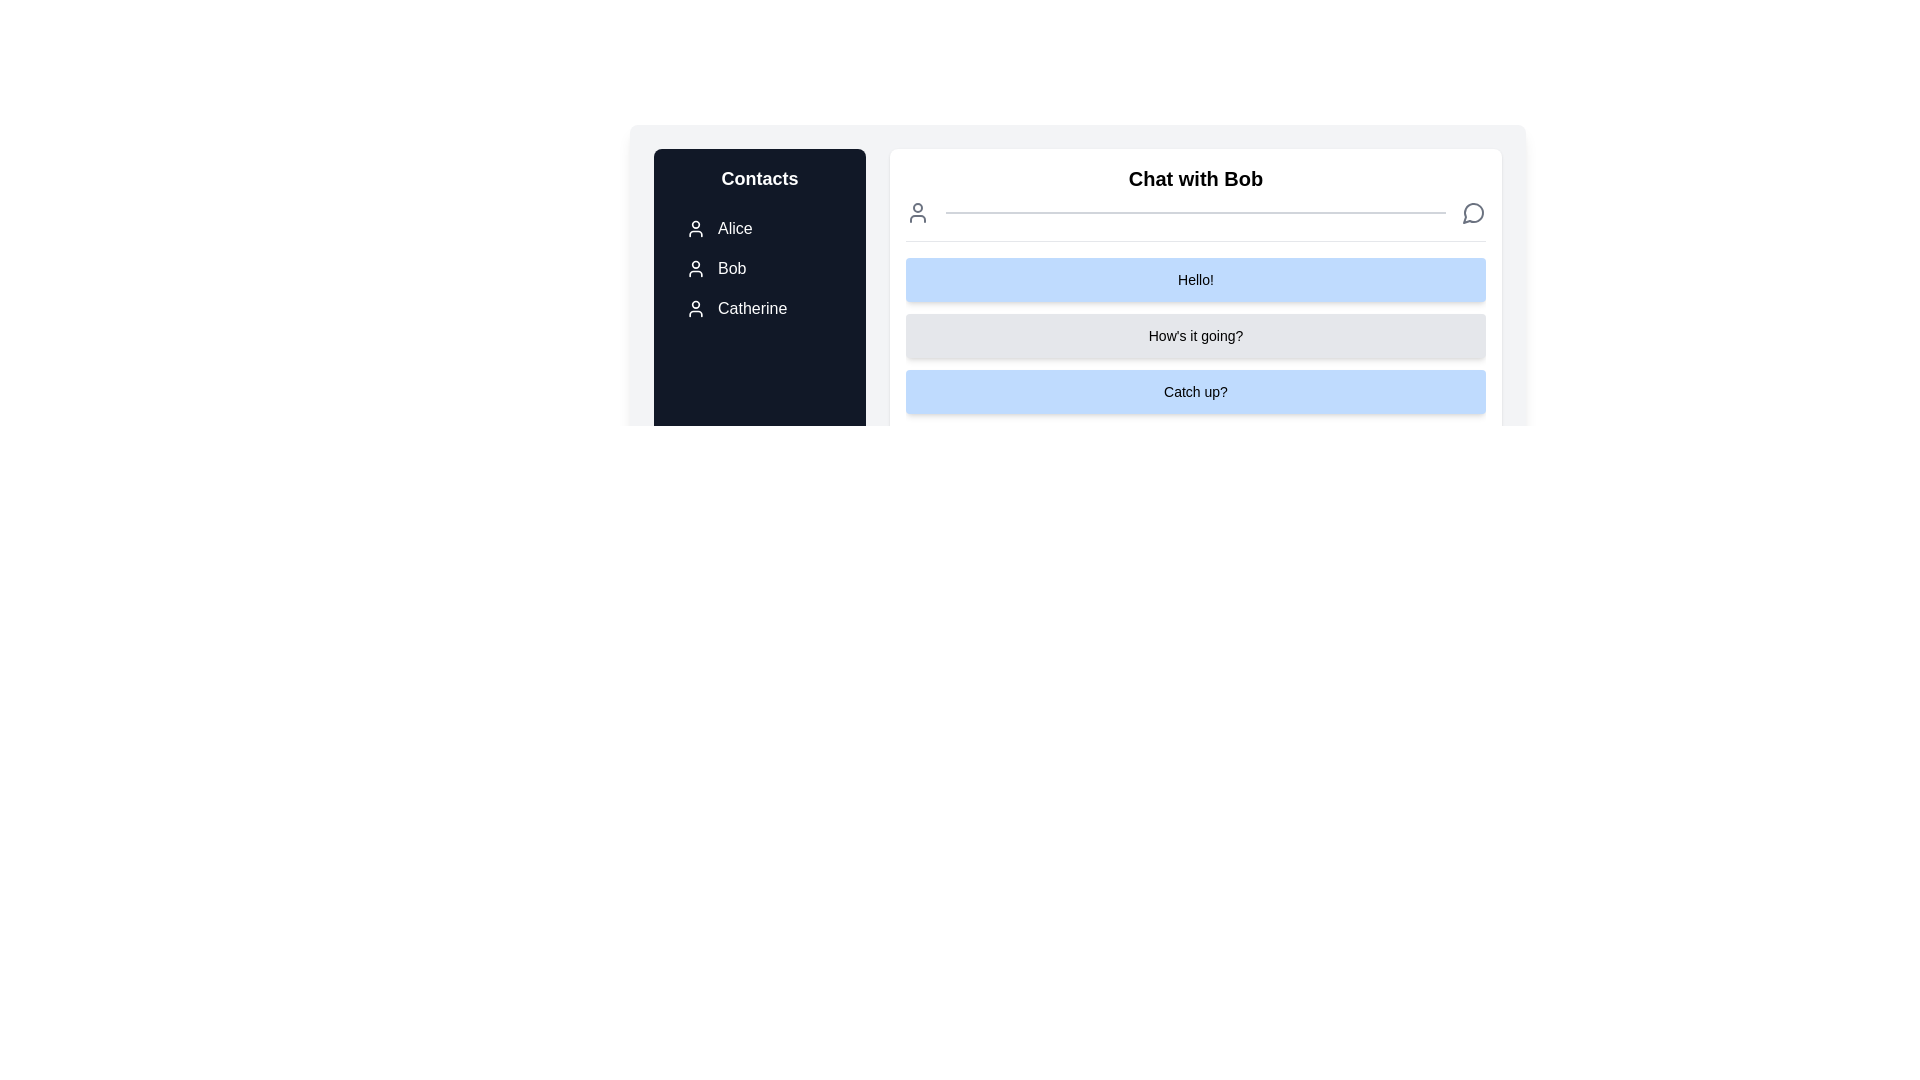  Describe the element at coordinates (758, 308) in the screenshot. I see `the list item displaying the name 'Catherine'` at that location.